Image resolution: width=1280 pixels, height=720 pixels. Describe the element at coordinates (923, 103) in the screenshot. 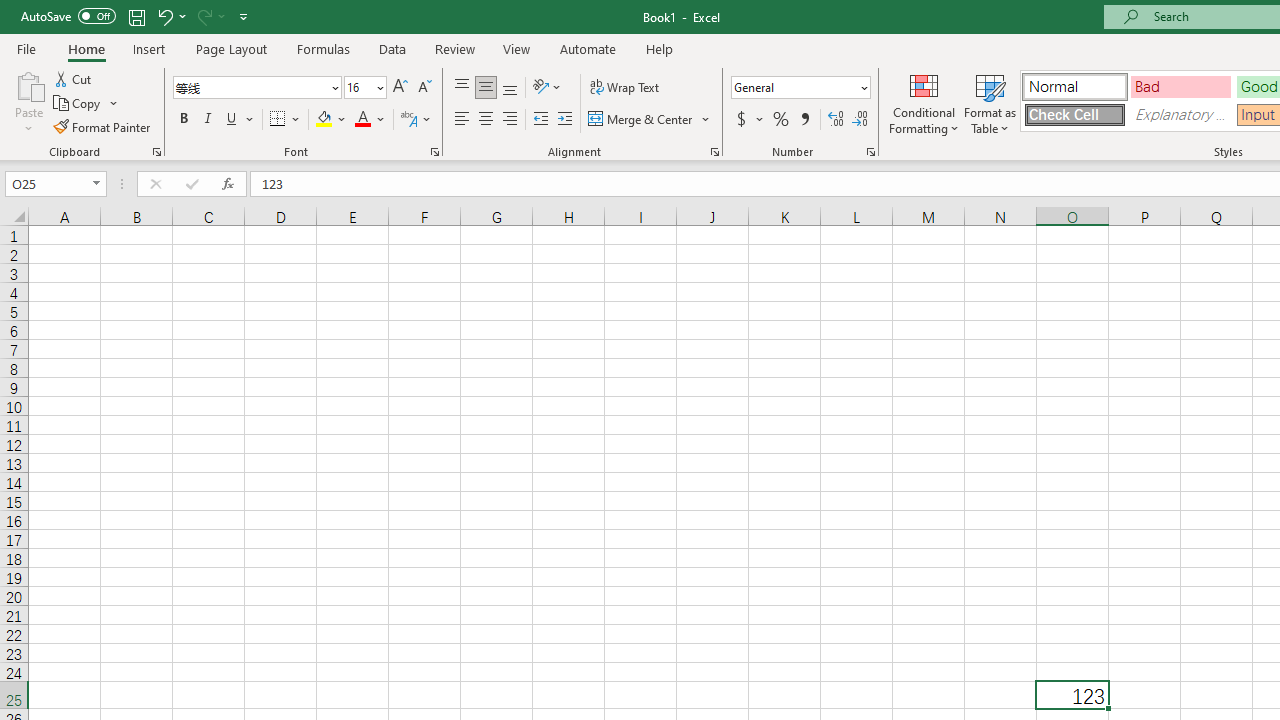

I see `'Conditional Formatting'` at that location.